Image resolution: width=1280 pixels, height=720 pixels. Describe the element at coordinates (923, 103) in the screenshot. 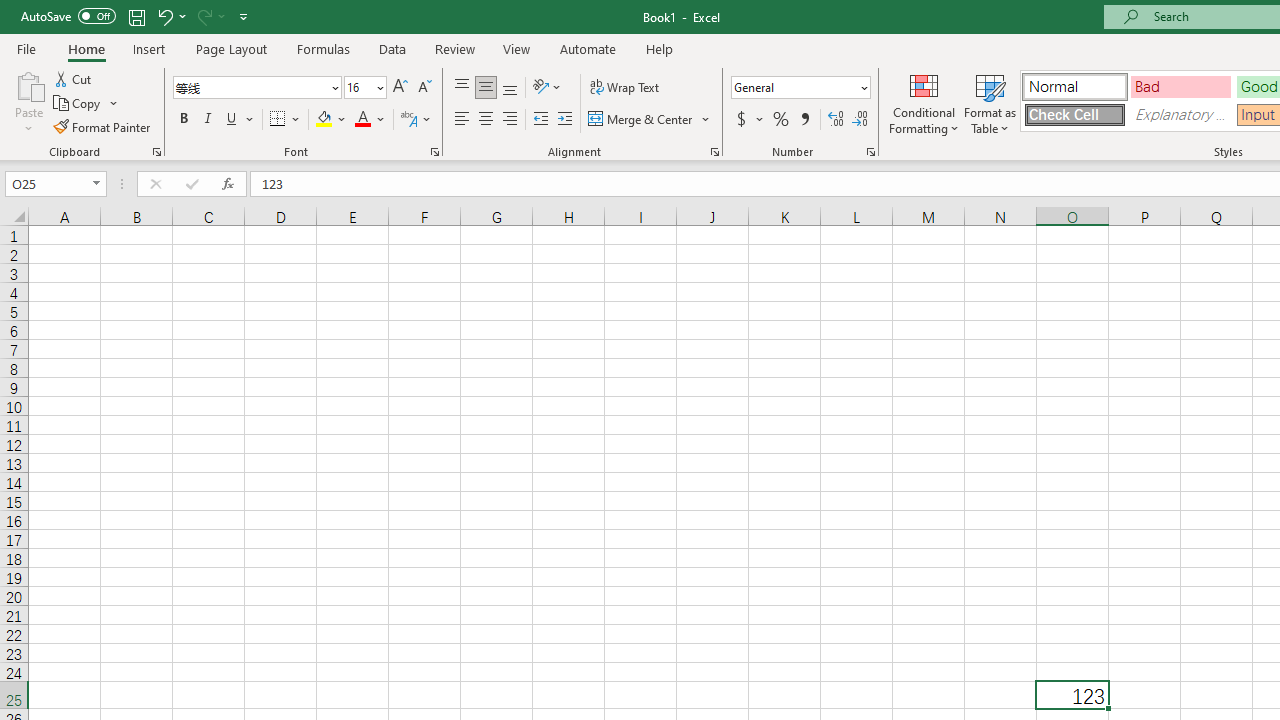

I see `'Conditional Formatting'` at that location.